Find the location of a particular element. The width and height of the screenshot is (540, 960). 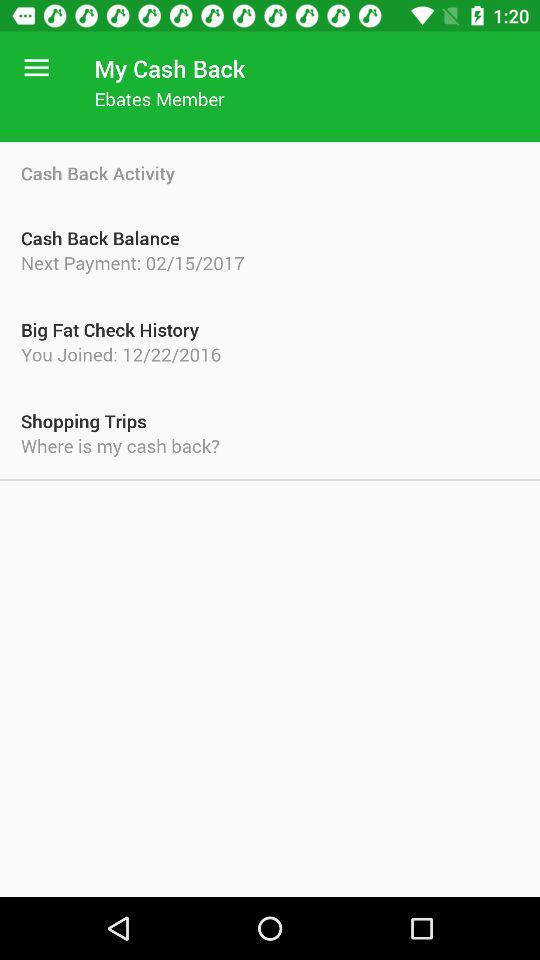

icon above big fat check item is located at coordinates (270, 261).